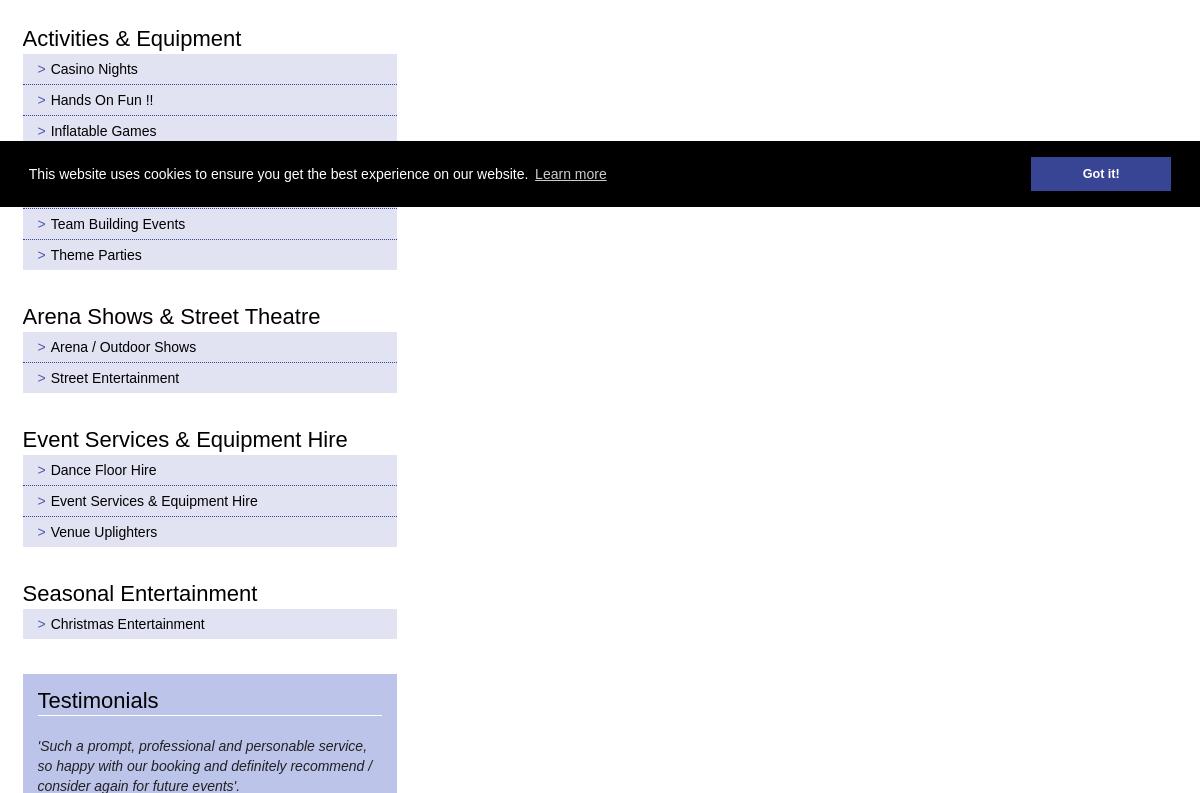 This screenshot has width=1200, height=793. I want to click on 'Casino Nights', so click(50, 68).